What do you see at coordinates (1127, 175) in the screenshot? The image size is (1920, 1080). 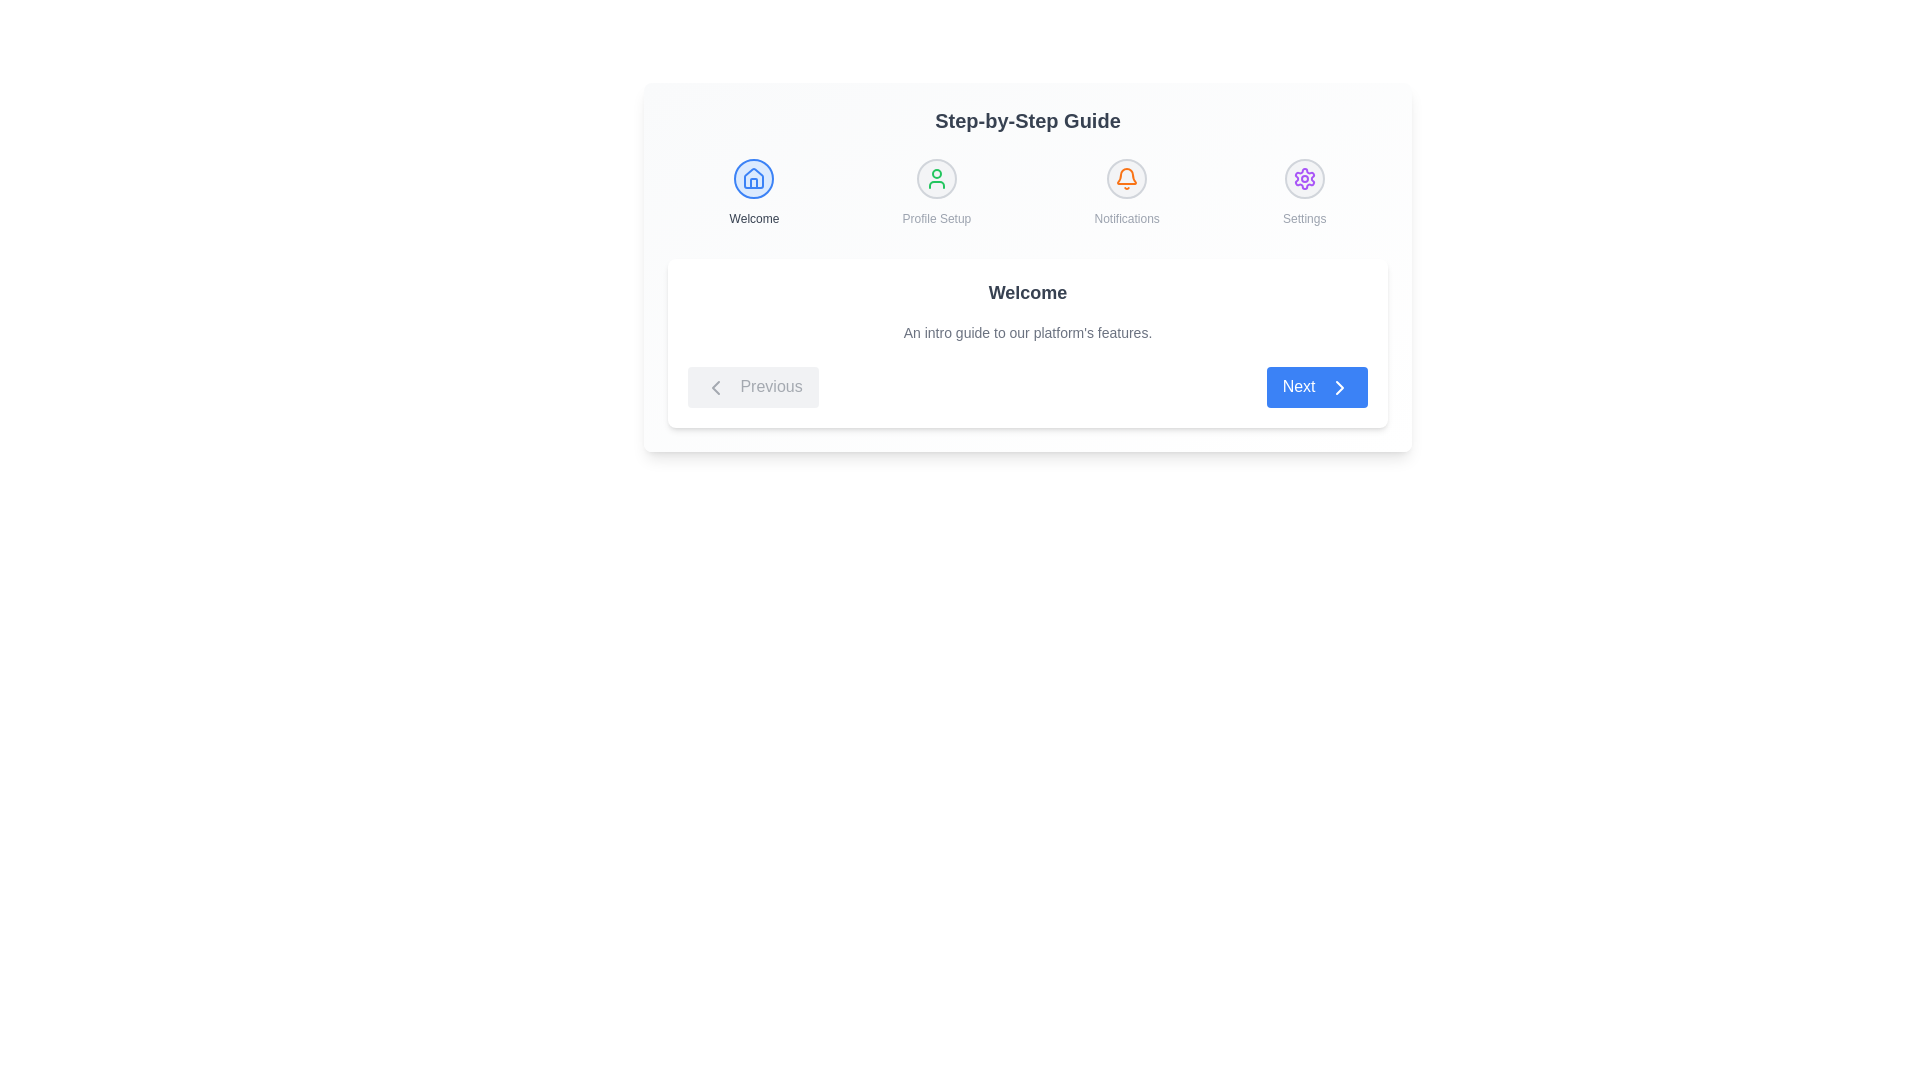 I see `the notification bell icon located in the top navigation row, which has an orange stroke and a hollow appearance` at bounding box center [1127, 175].